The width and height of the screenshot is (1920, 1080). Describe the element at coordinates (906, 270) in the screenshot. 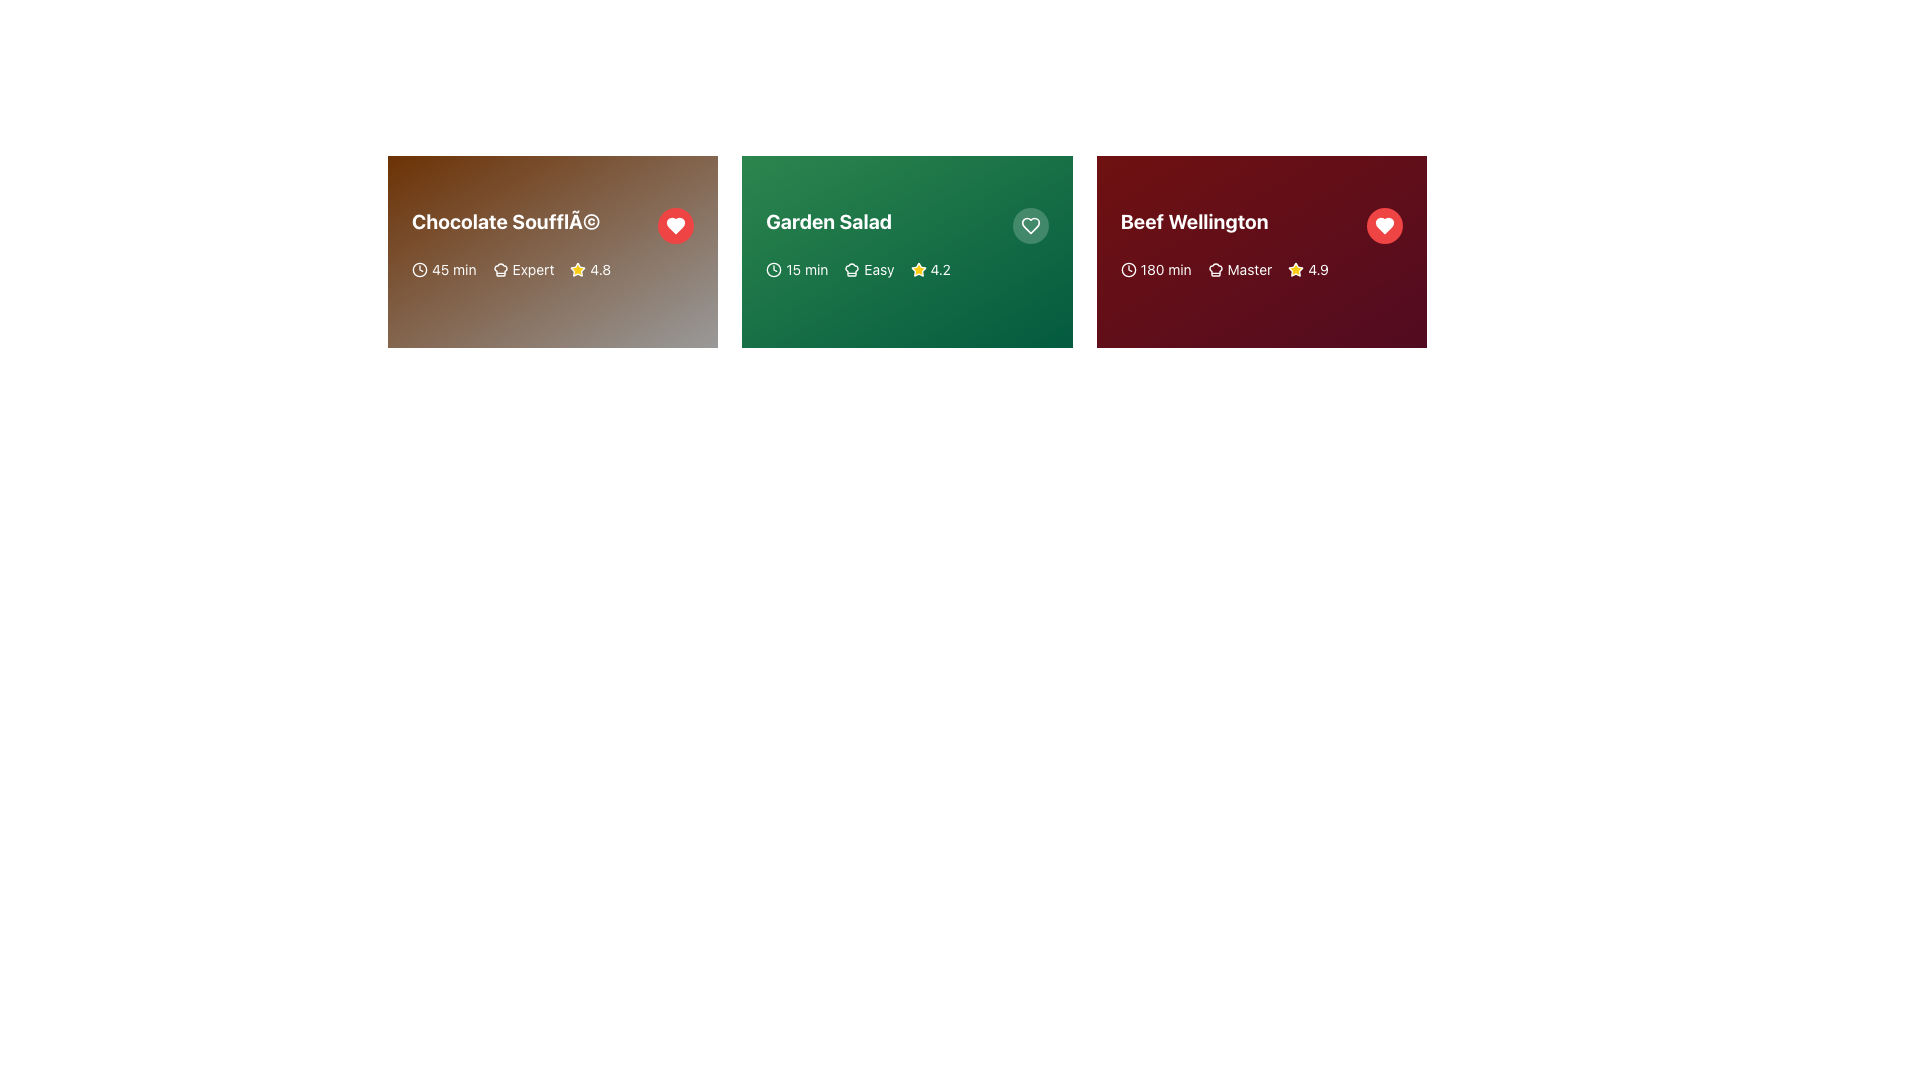

I see `informational text containing preparation time, difficulty level, and user rating for the 'Garden Salad' recipe, located at the bottom of the green card` at that location.